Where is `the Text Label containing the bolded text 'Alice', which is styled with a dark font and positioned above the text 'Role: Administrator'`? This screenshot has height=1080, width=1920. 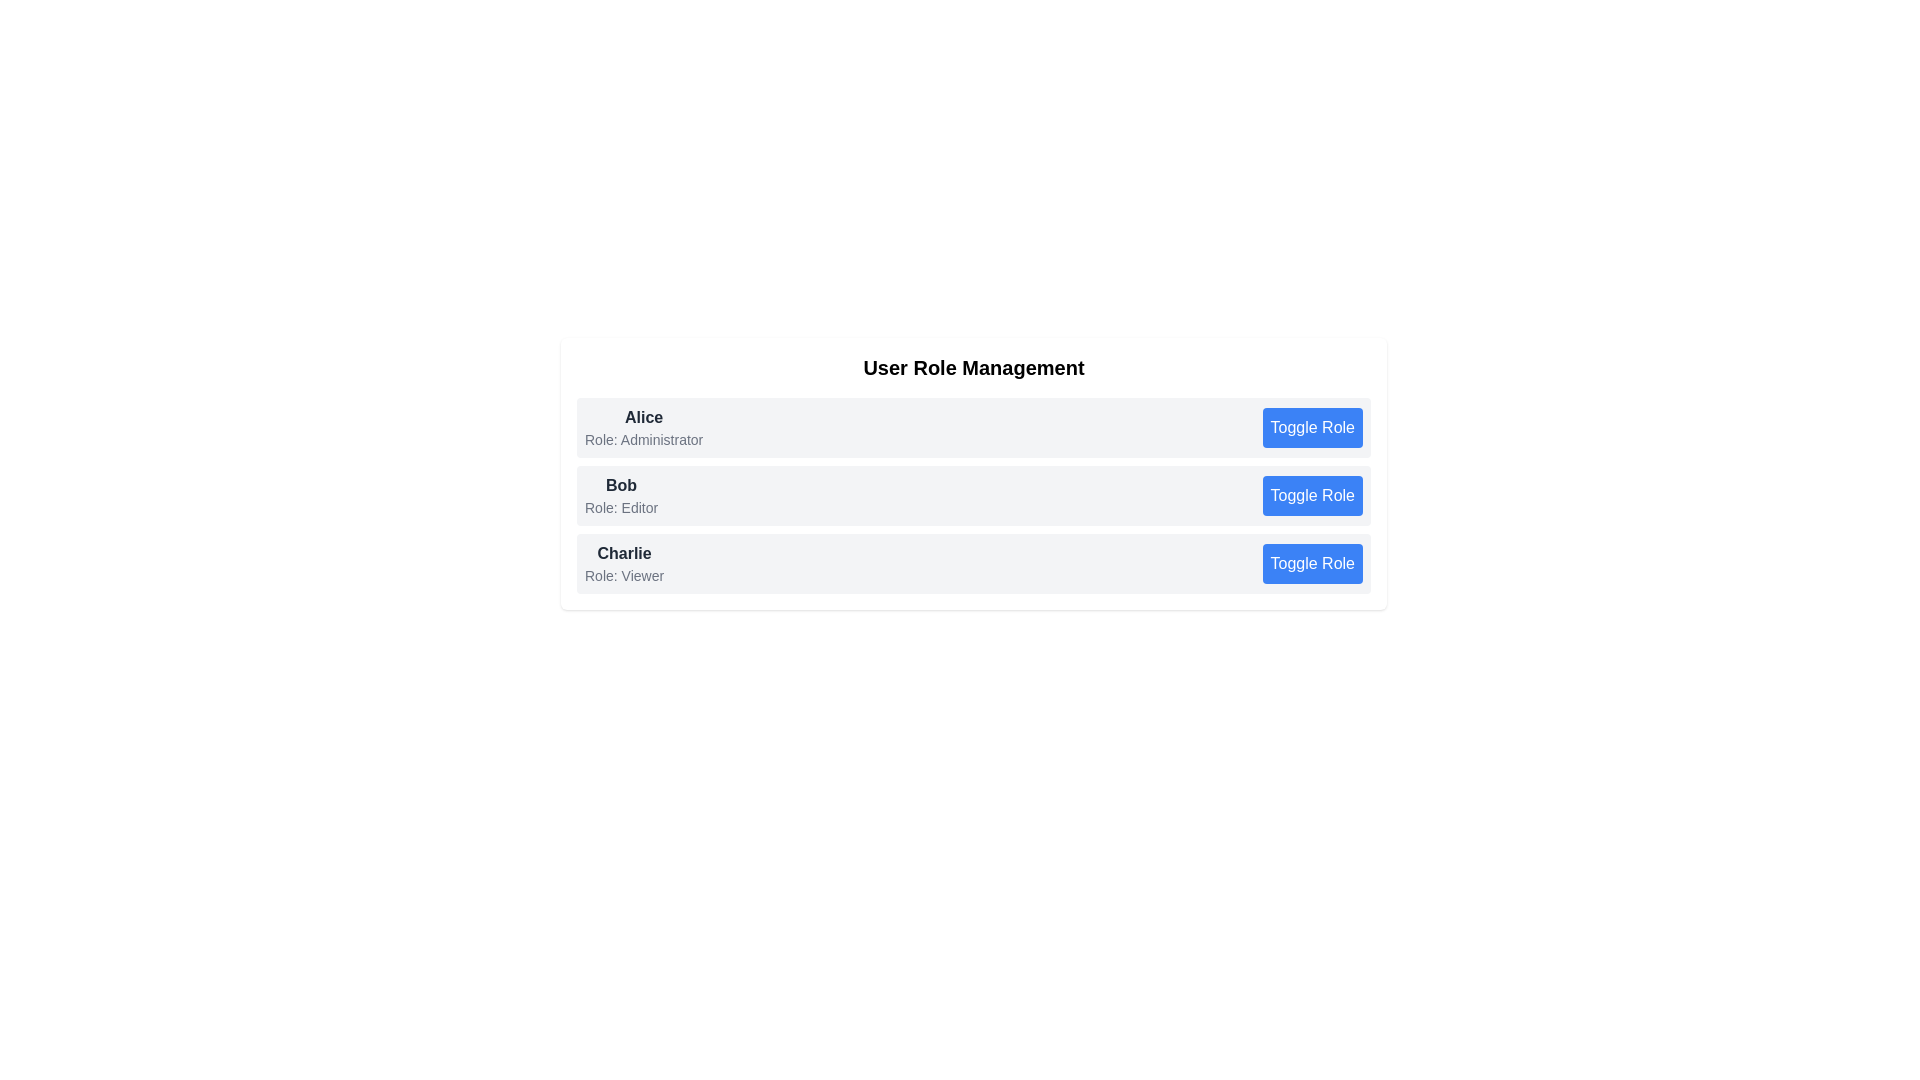 the Text Label containing the bolded text 'Alice', which is styled with a dark font and positioned above the text 'Role: Administrator' is located at coordinates (644, 416).